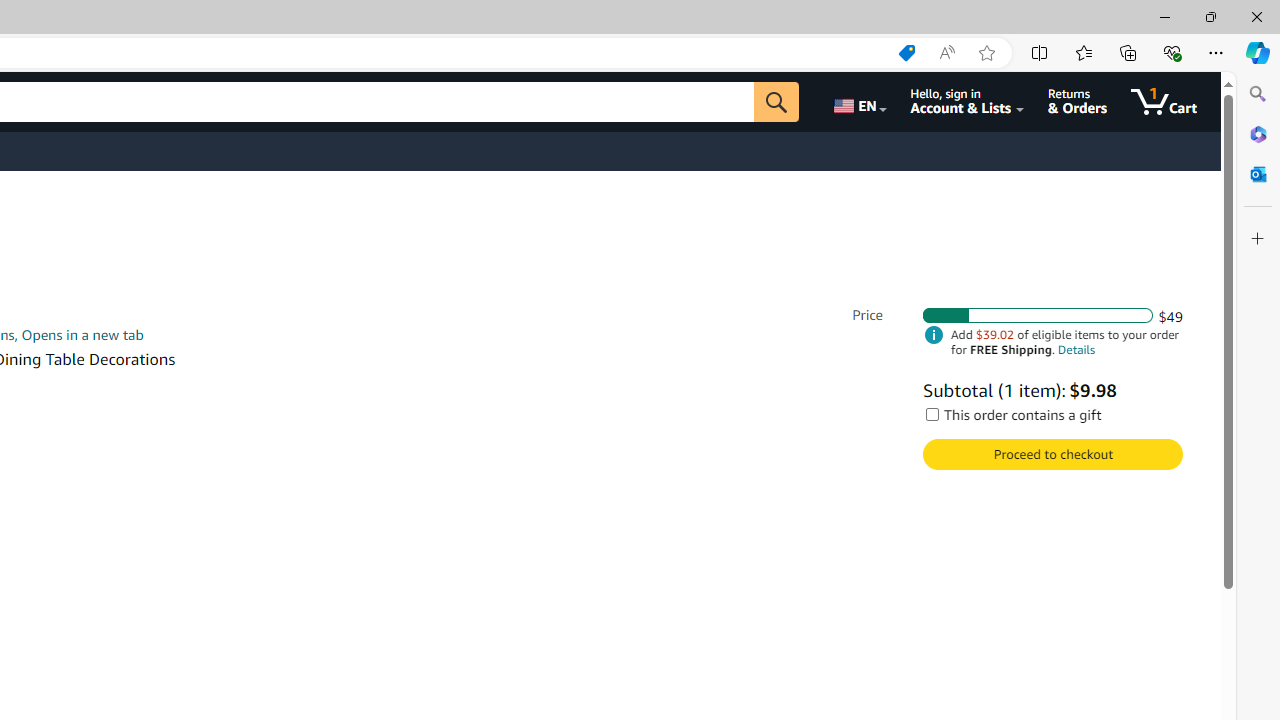  What do you see at coordinates (1164, 101) in the screenshot?
I see `'1 item in cart'` at bounding box center [1164, 101].